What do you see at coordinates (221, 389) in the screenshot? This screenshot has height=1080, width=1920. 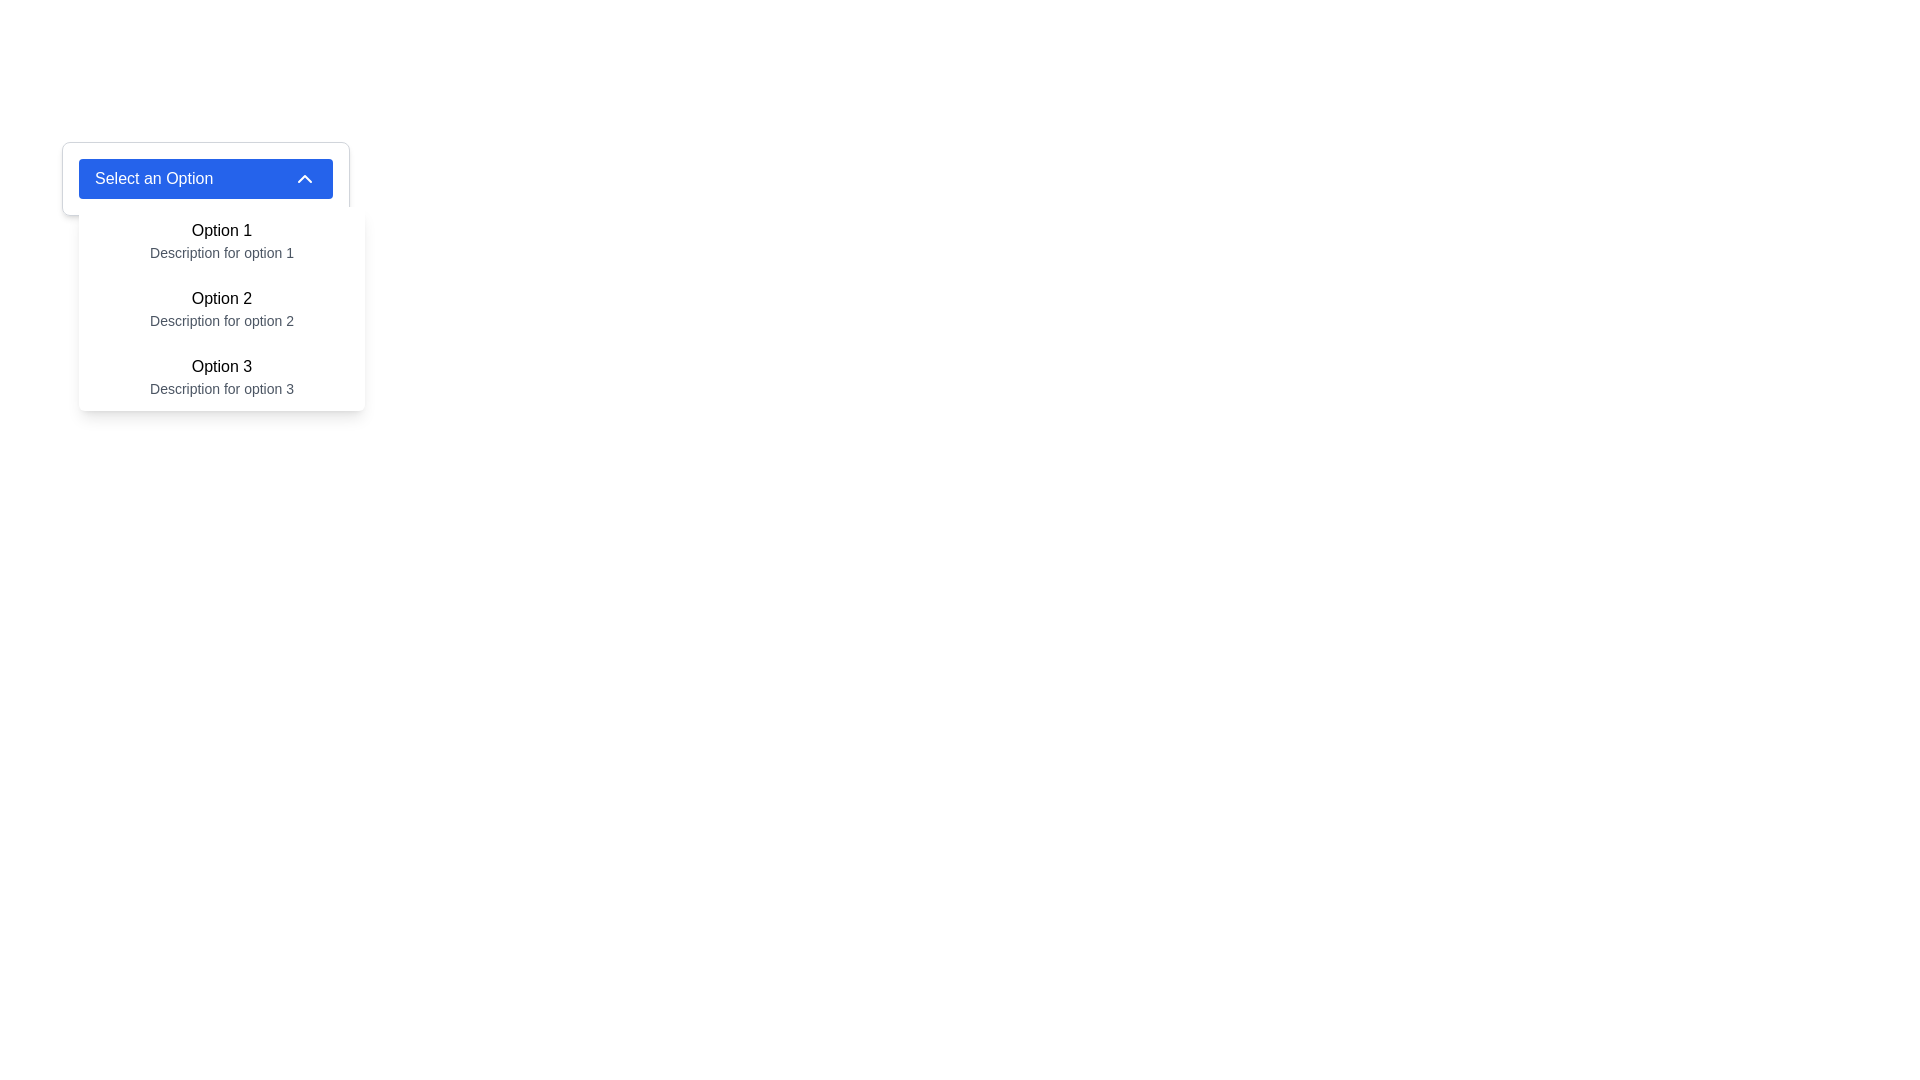 I see `the Text label located directly below the 'Option 3' title in the dropdown menu, which provides additional descriptive information about the 'Option 3' selection` at bounding box center [221, 389].